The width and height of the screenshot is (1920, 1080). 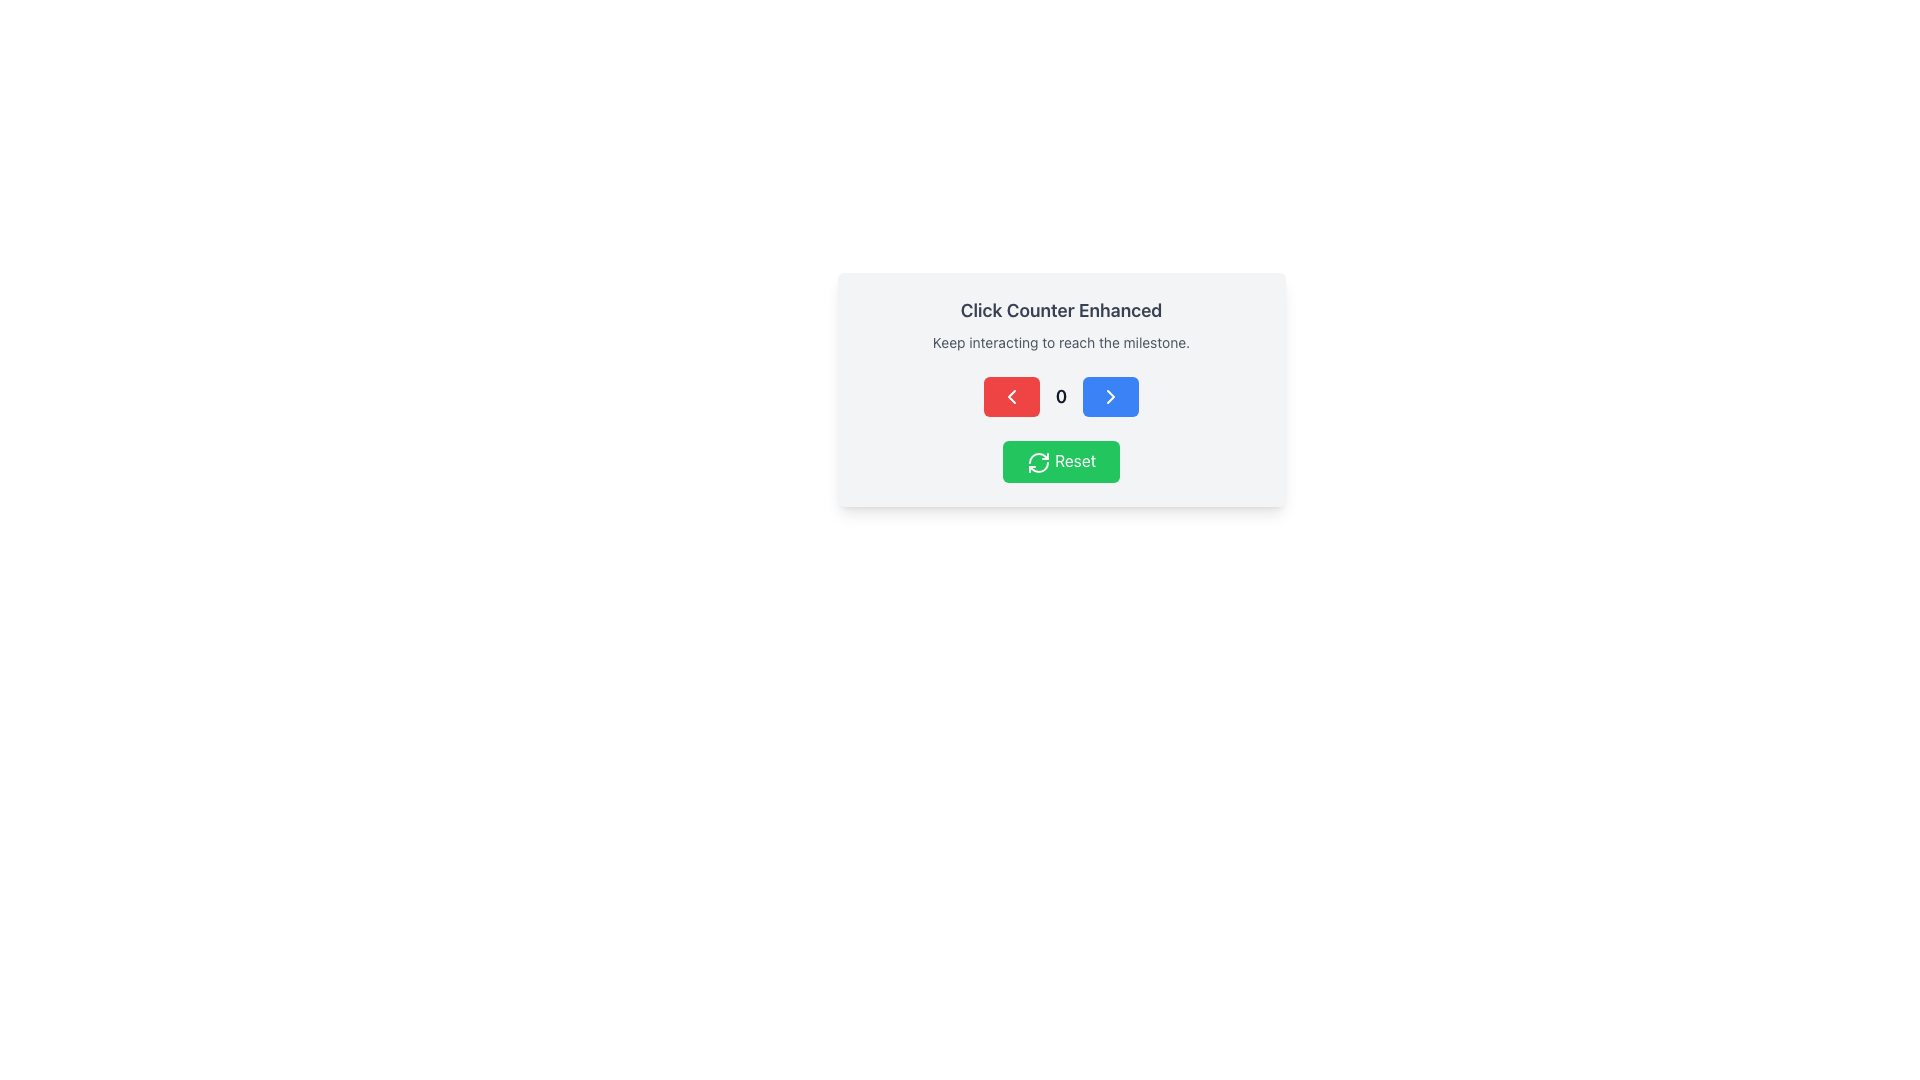 What do you see at coordinates (1011, 397) in the screenshot?
I see `the red button with rounded corners and a white left arrow icon` at bounding box center [1011, 397].